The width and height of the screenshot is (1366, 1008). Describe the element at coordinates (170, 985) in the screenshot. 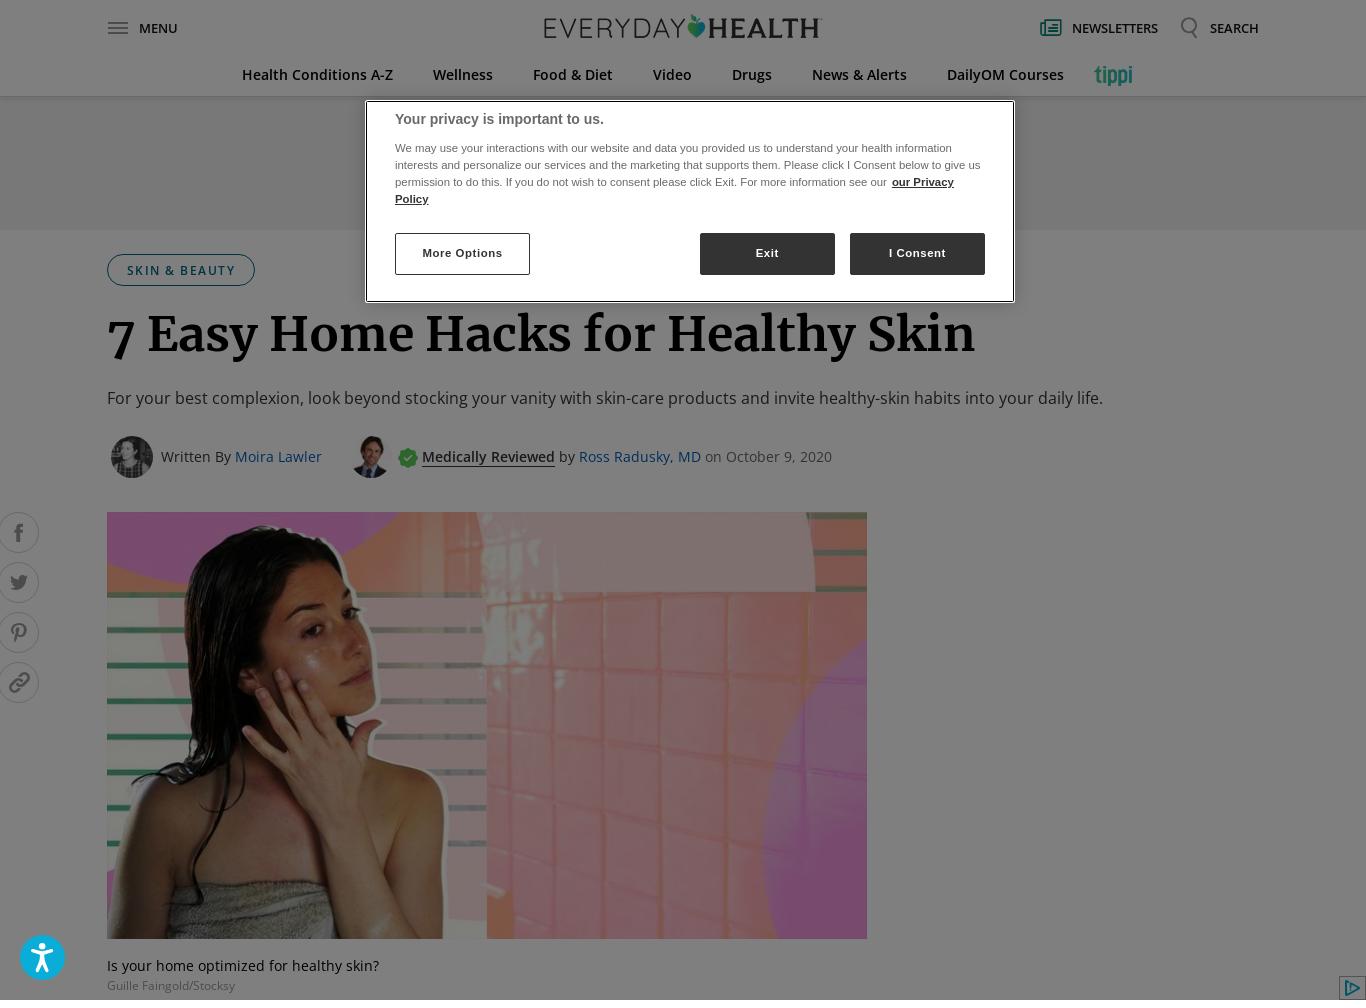

I see `'Guille Faingold/Stocksy'` at that location.